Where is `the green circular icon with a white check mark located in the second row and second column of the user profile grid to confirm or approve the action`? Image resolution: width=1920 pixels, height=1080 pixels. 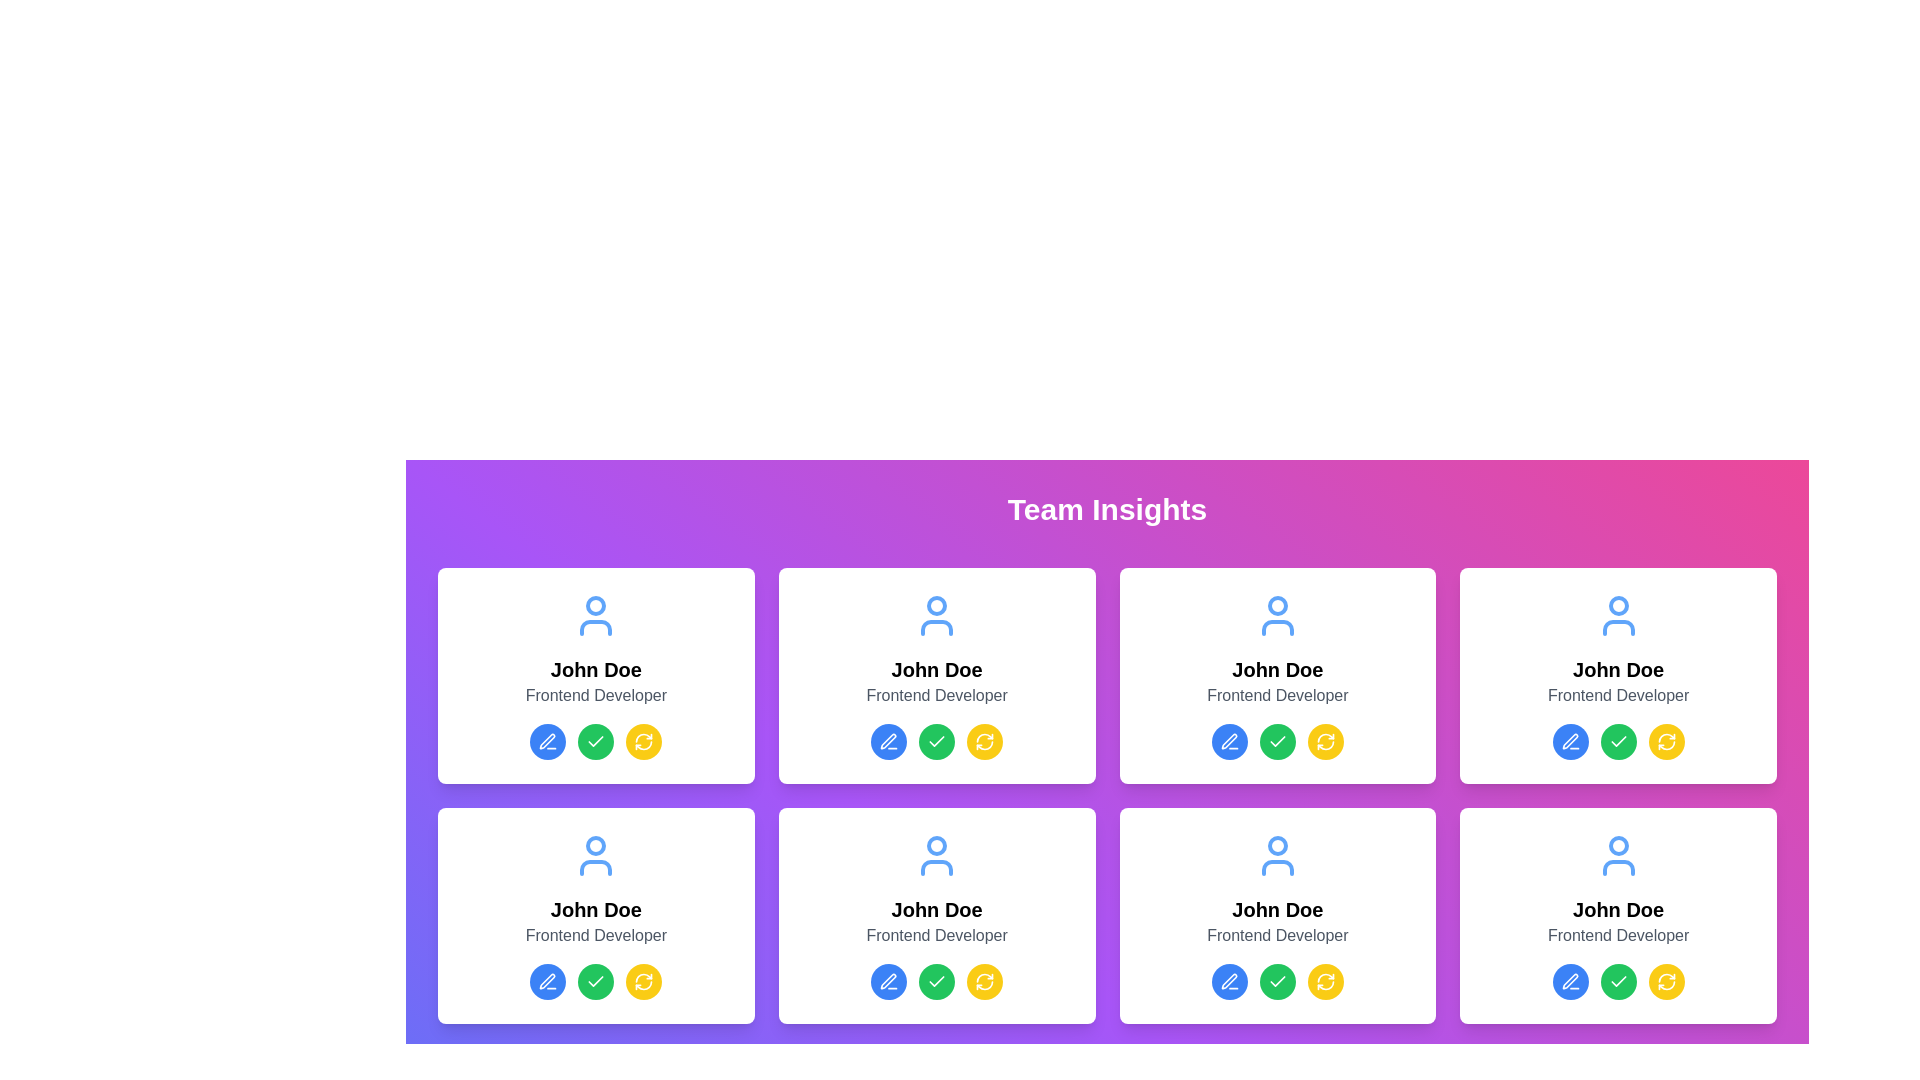 the green circular icon with a white check mark located in the second row and second column of the user profile grid to confirm or approve the action is located at coordinates (936, 981).